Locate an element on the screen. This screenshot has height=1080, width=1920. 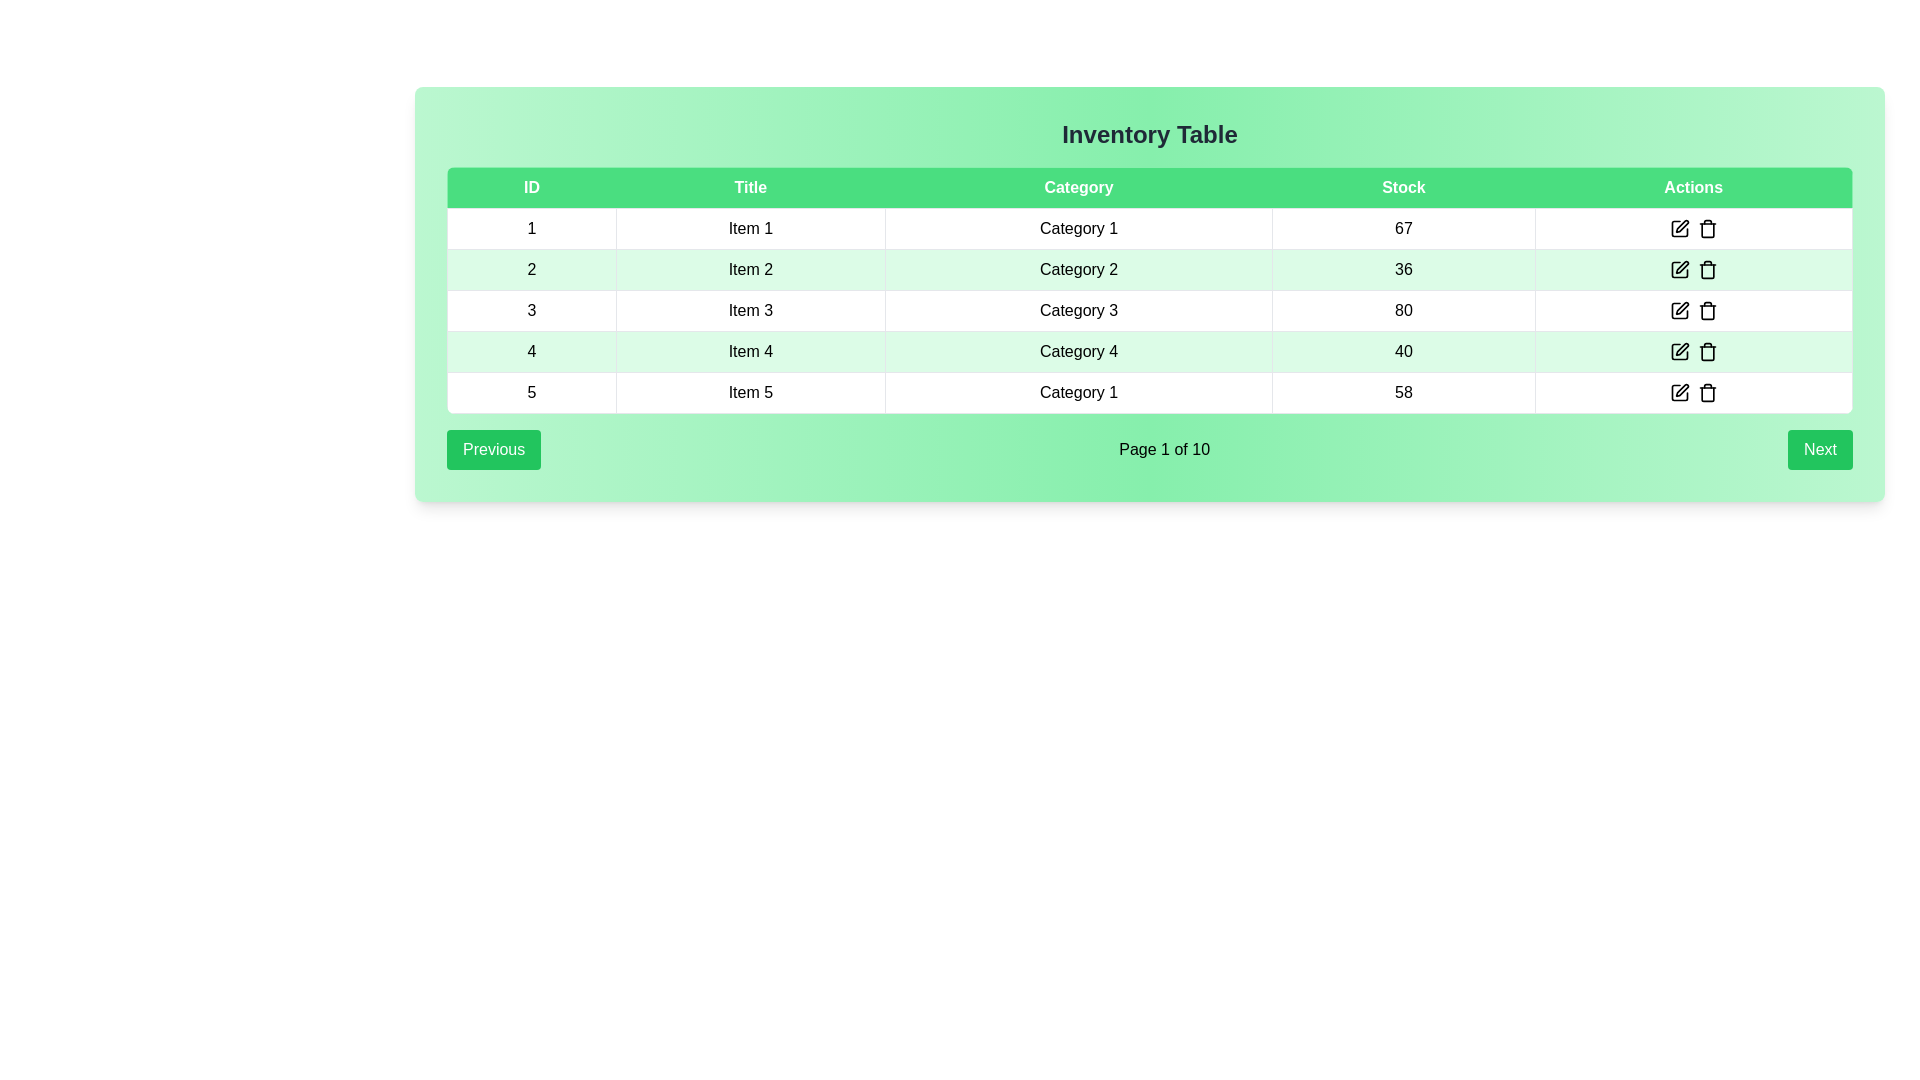
the 'Next' button, which is a rectangular button with white text on a green background, located at the lower-right corner of the interface is located at coordinates (1820, 450).